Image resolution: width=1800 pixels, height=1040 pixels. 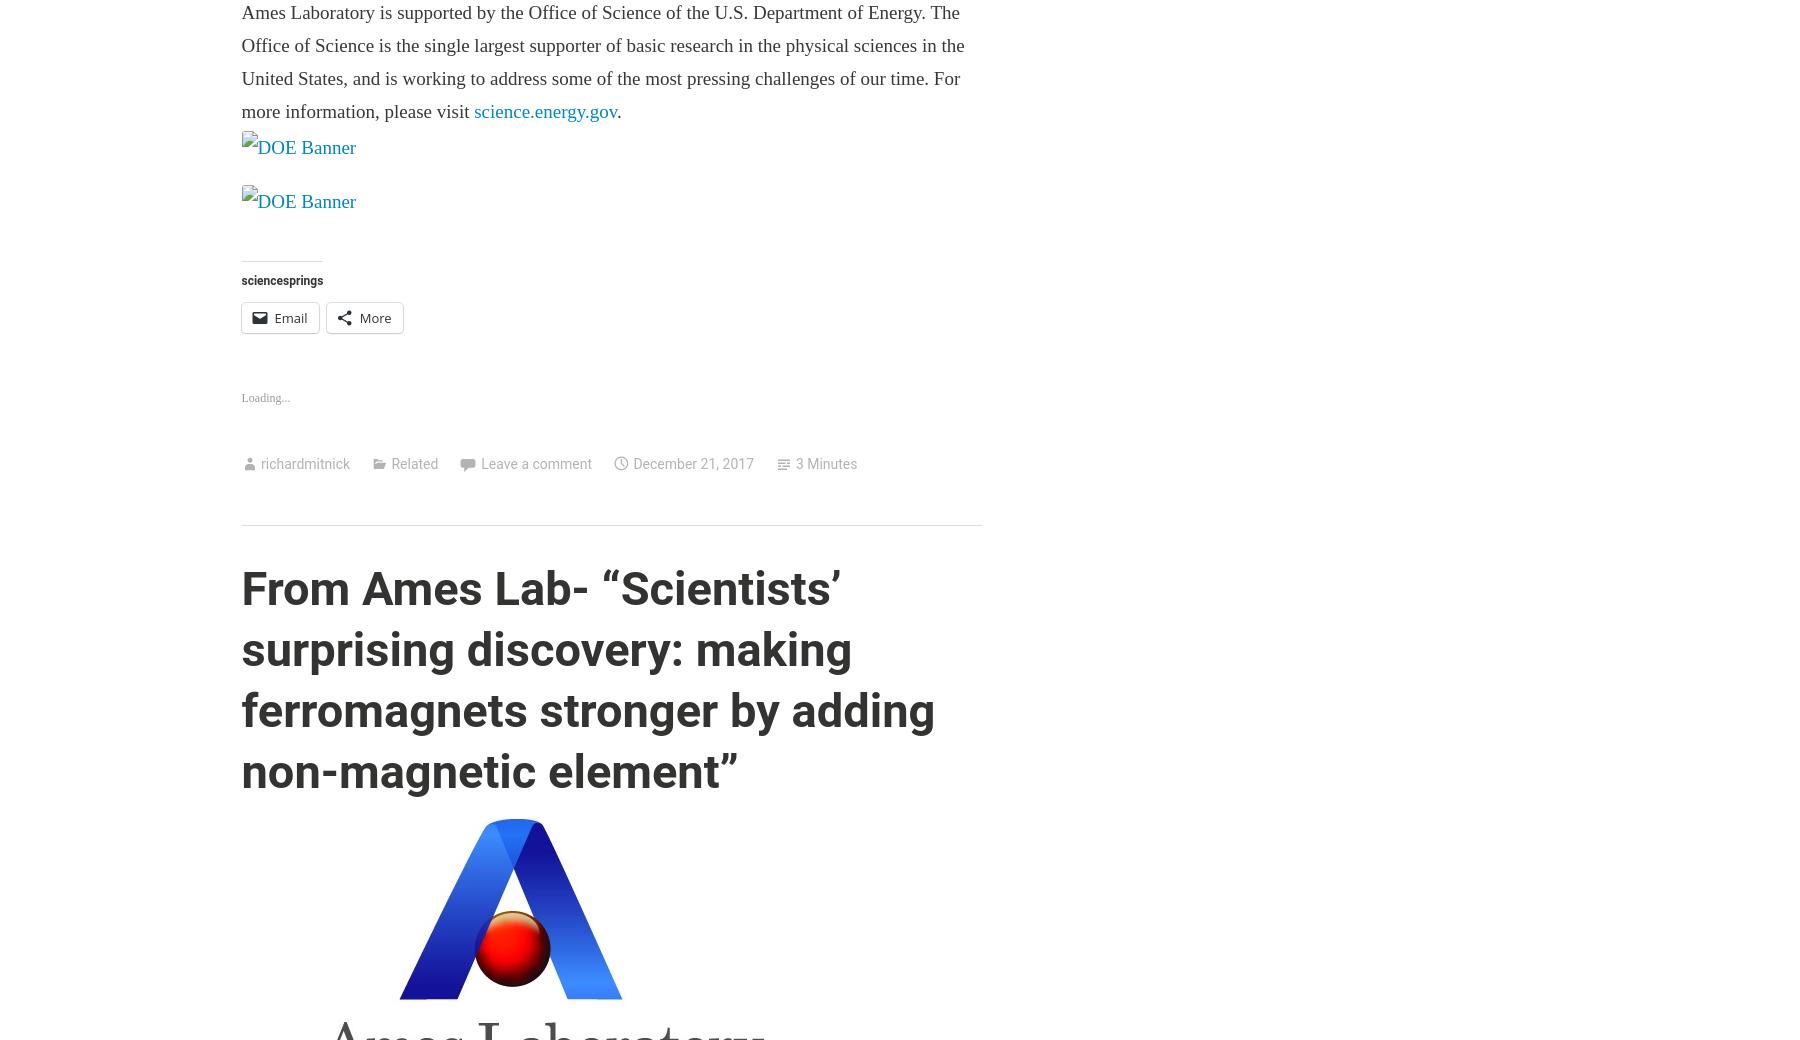 What do you see at coordinates (826, 463) in the screenshot?
I see `'3 Minutes'` at bounding box center [826, 463].